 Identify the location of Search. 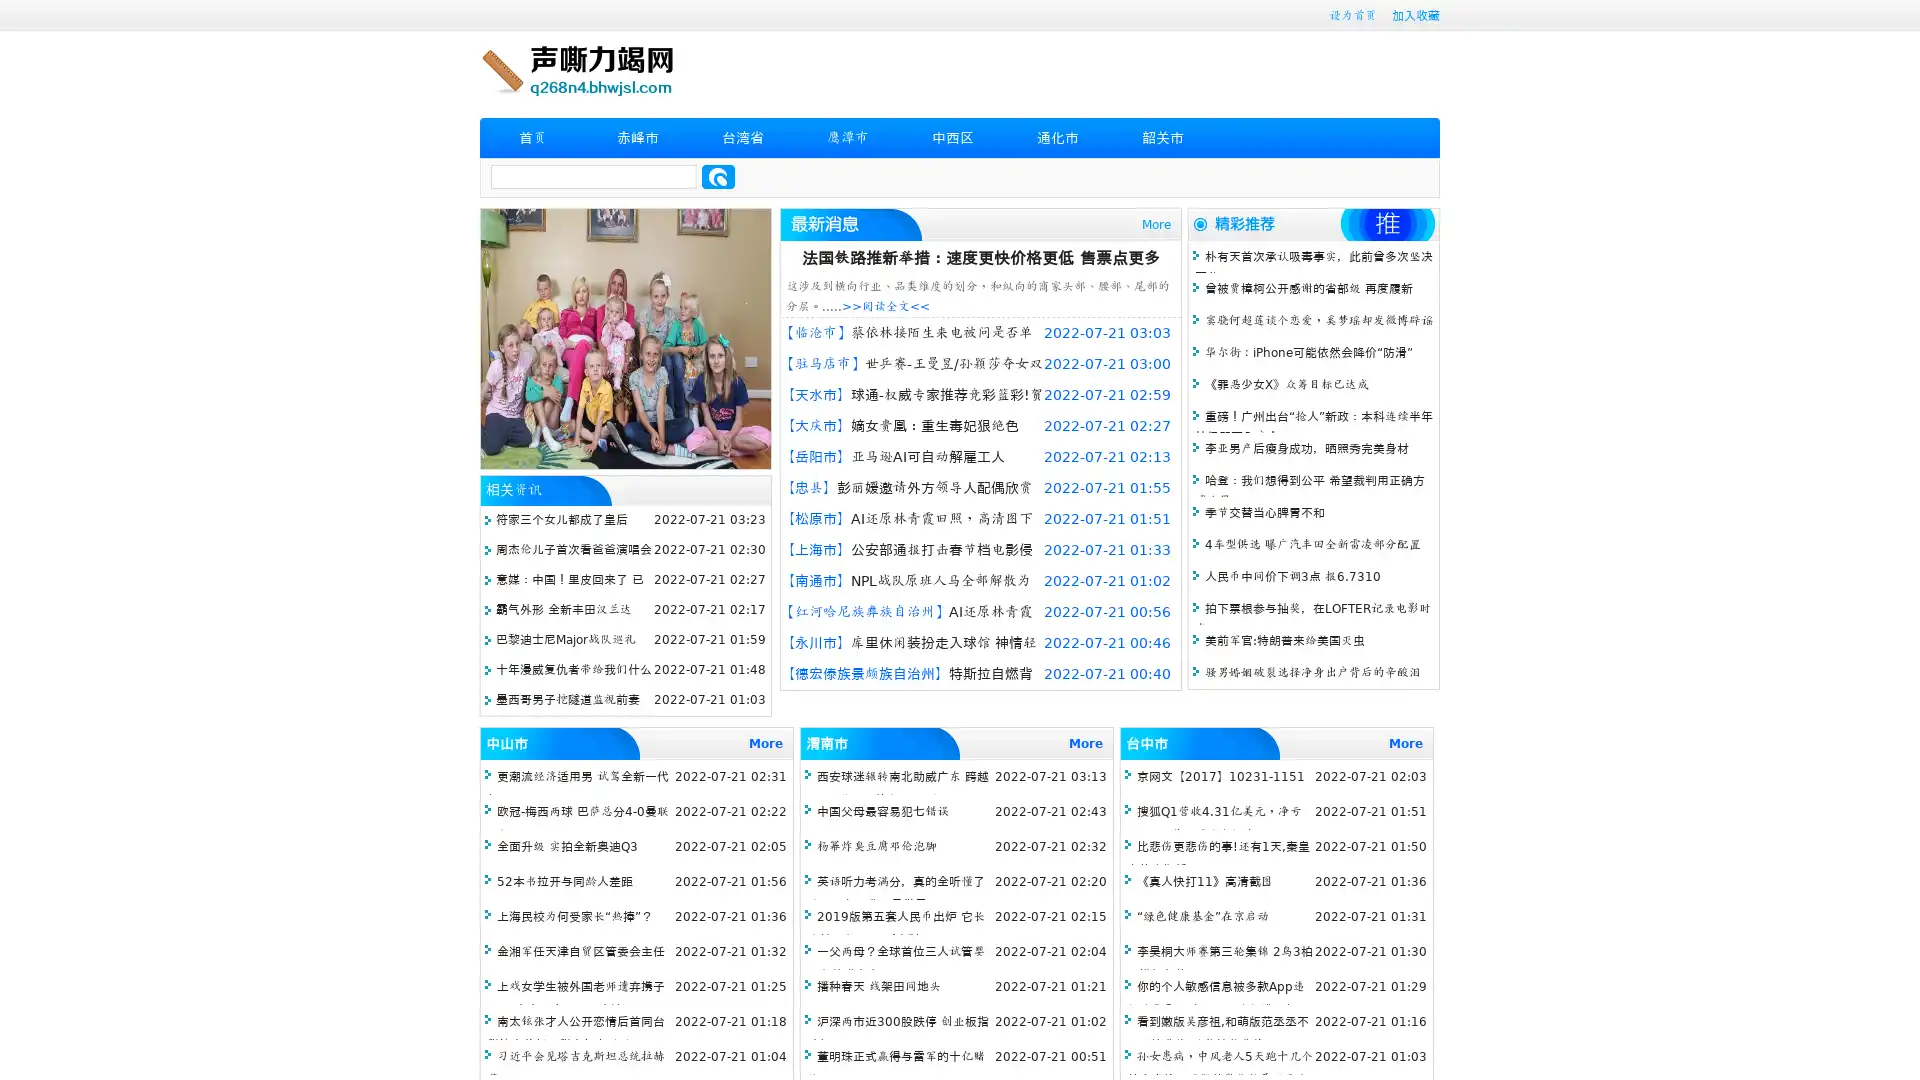
(718, 176).